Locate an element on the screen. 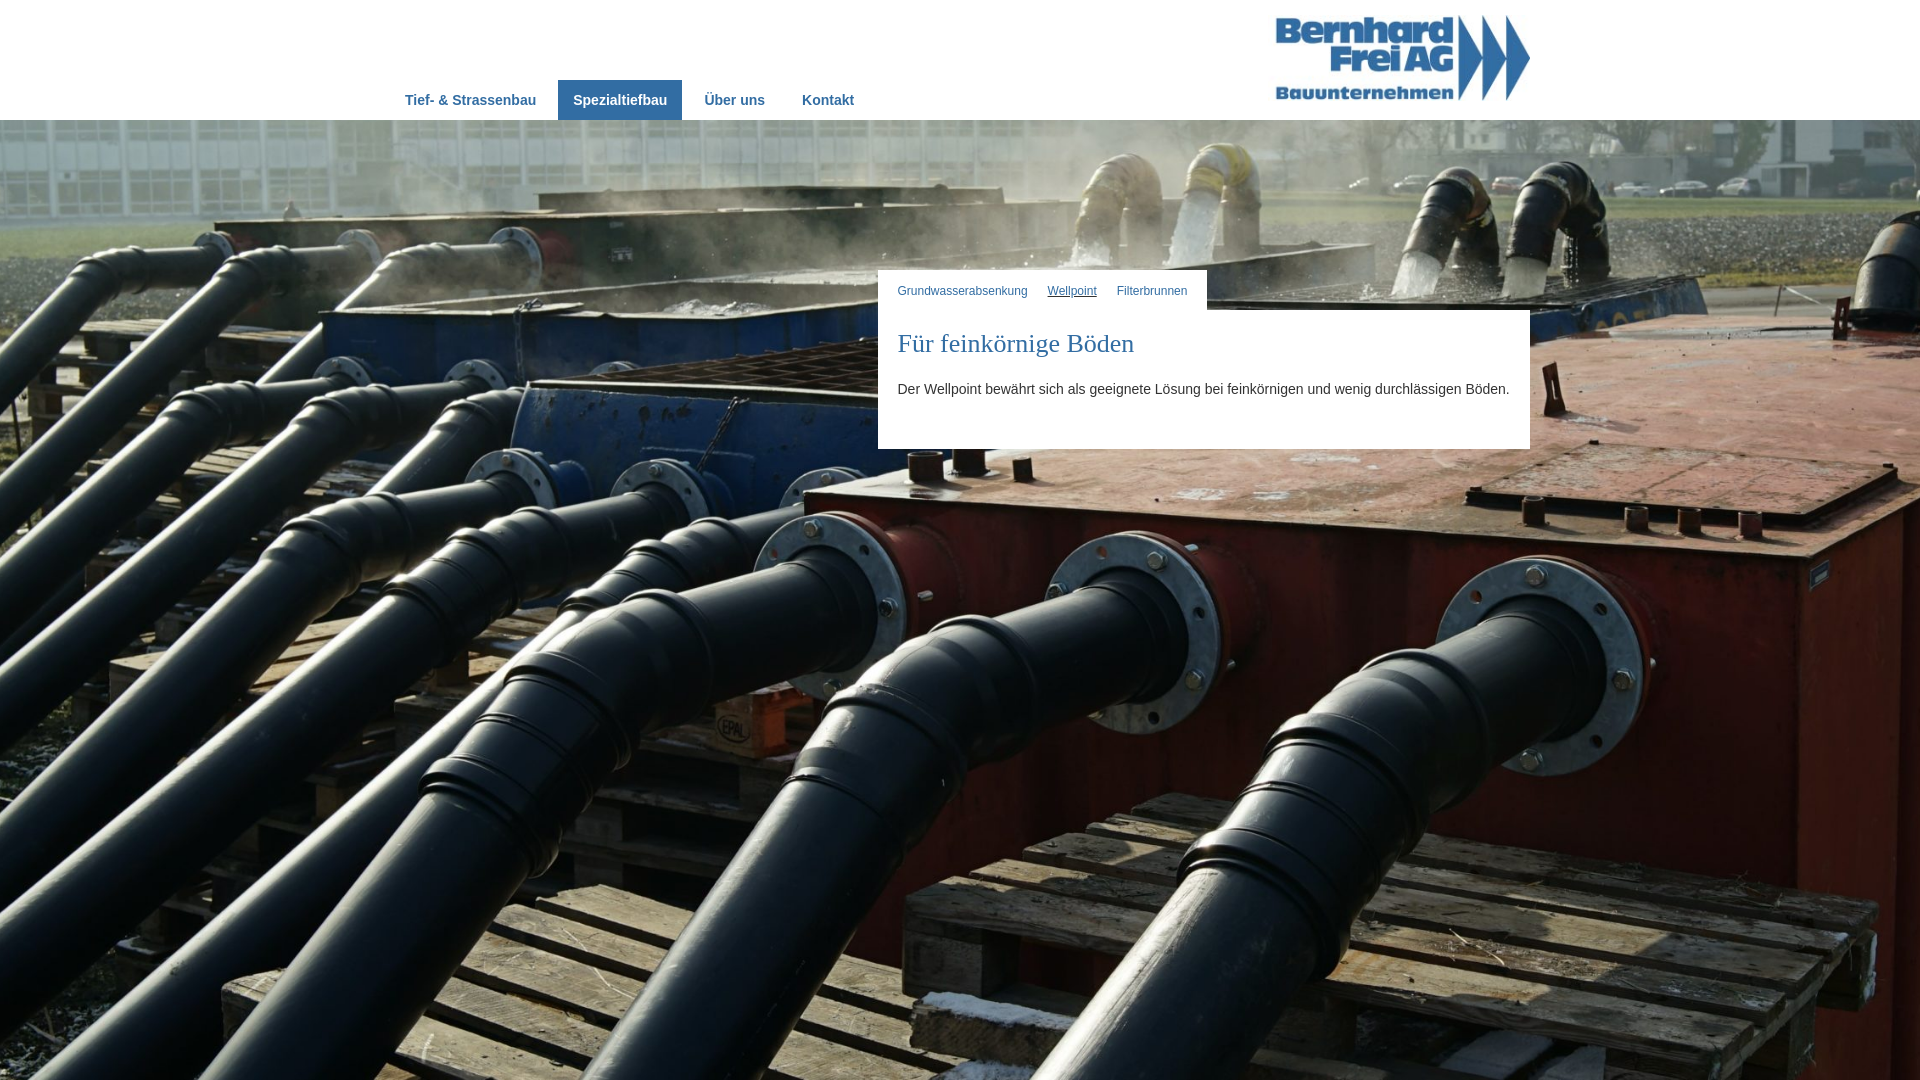  'Grundwasserabsenkung' is located at coordinates (963, 290).